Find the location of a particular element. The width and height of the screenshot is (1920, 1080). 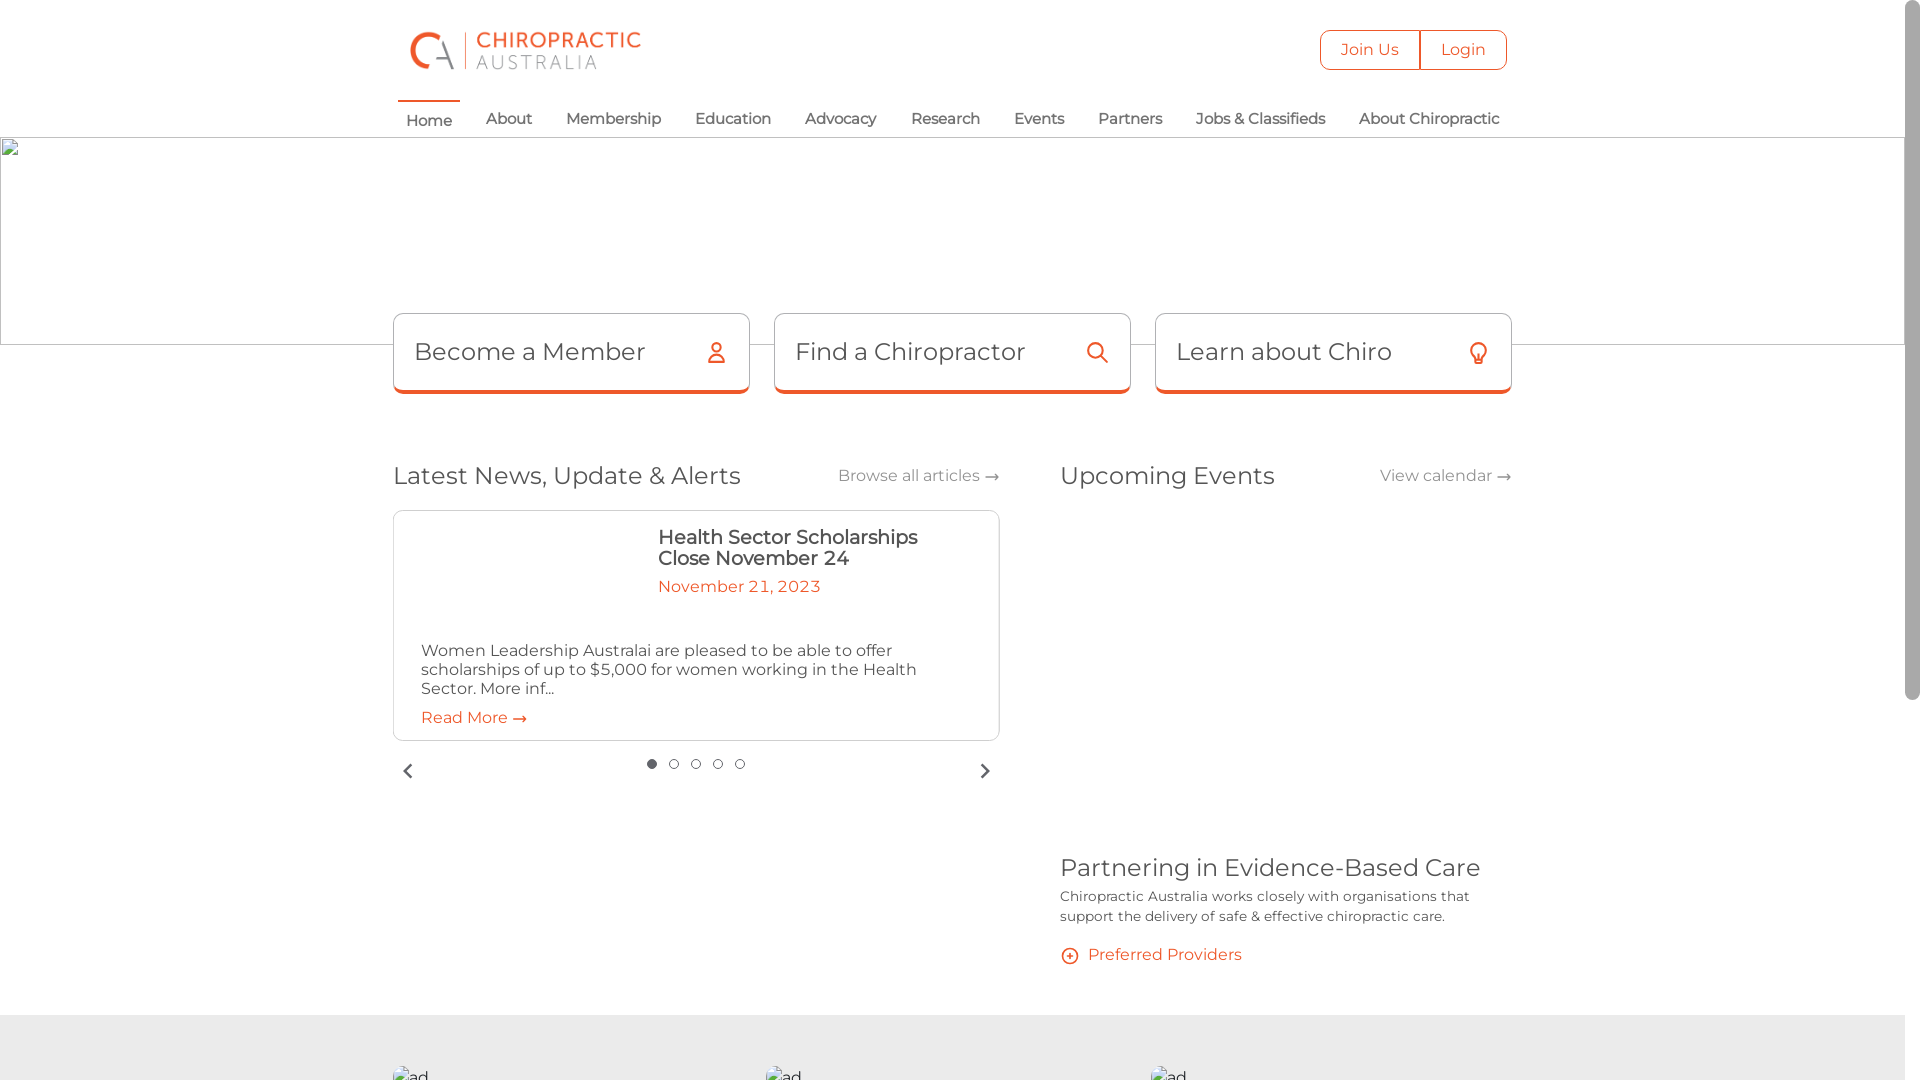

'slide item 3' is located at coordinates (696, 763).